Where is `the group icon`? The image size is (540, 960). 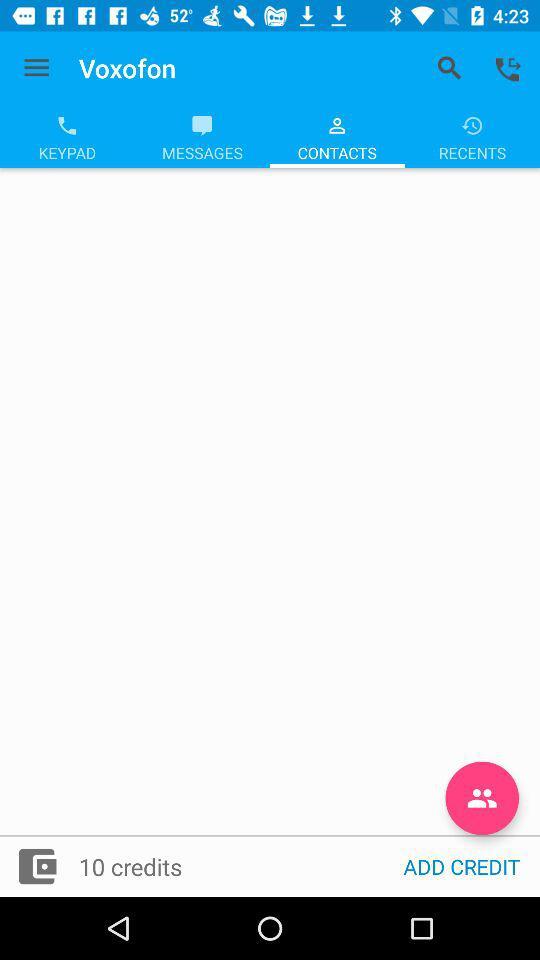
the group icon is located at coordinates (481, 798).